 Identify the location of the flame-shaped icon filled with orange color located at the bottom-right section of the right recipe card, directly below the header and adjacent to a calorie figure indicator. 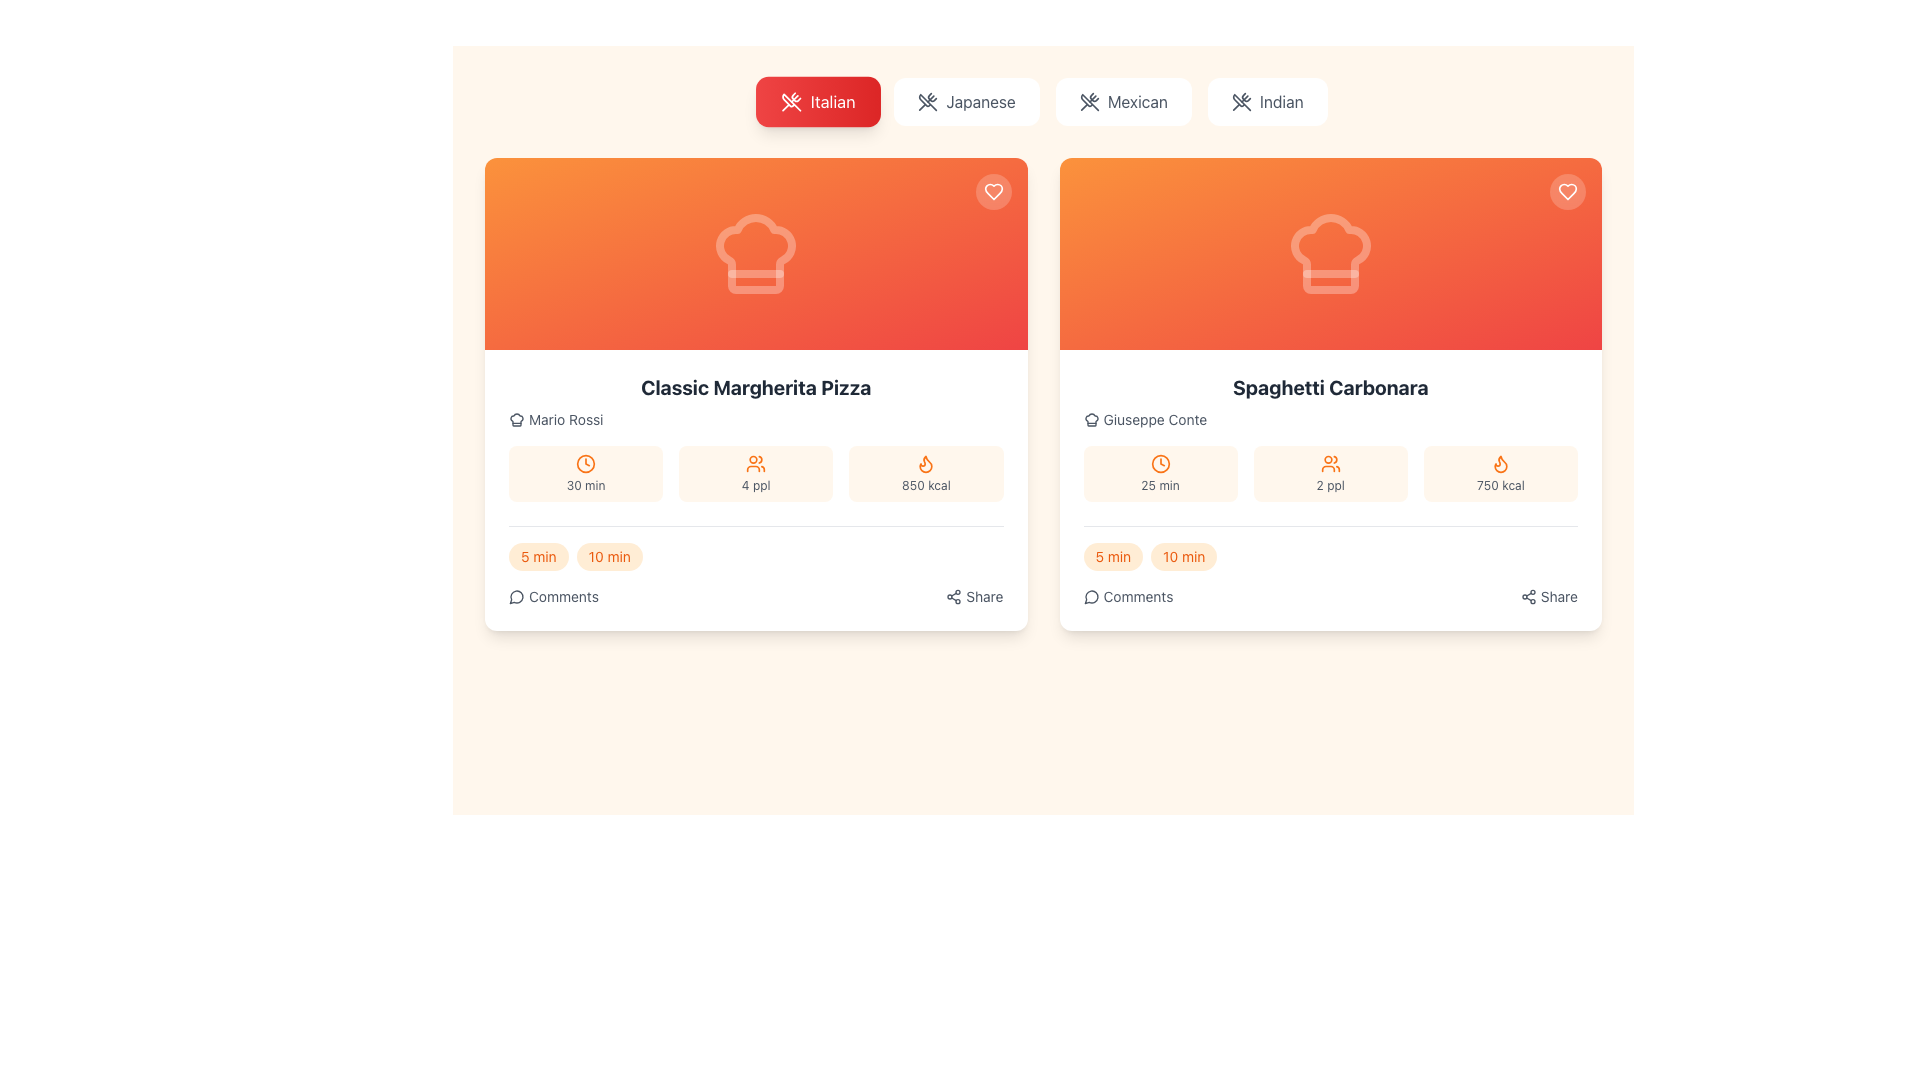
(925, 464).